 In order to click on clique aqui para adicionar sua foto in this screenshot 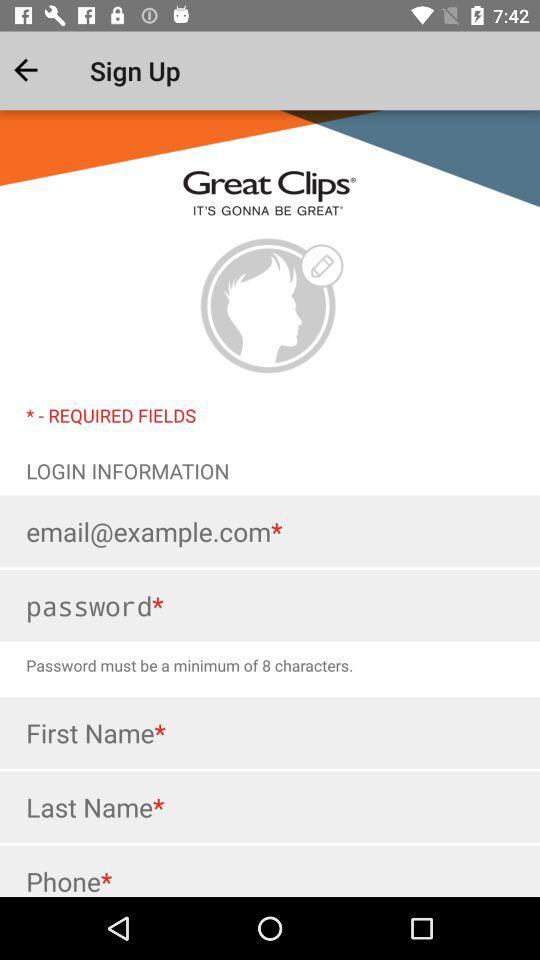, I will do `click(269, 305)`.